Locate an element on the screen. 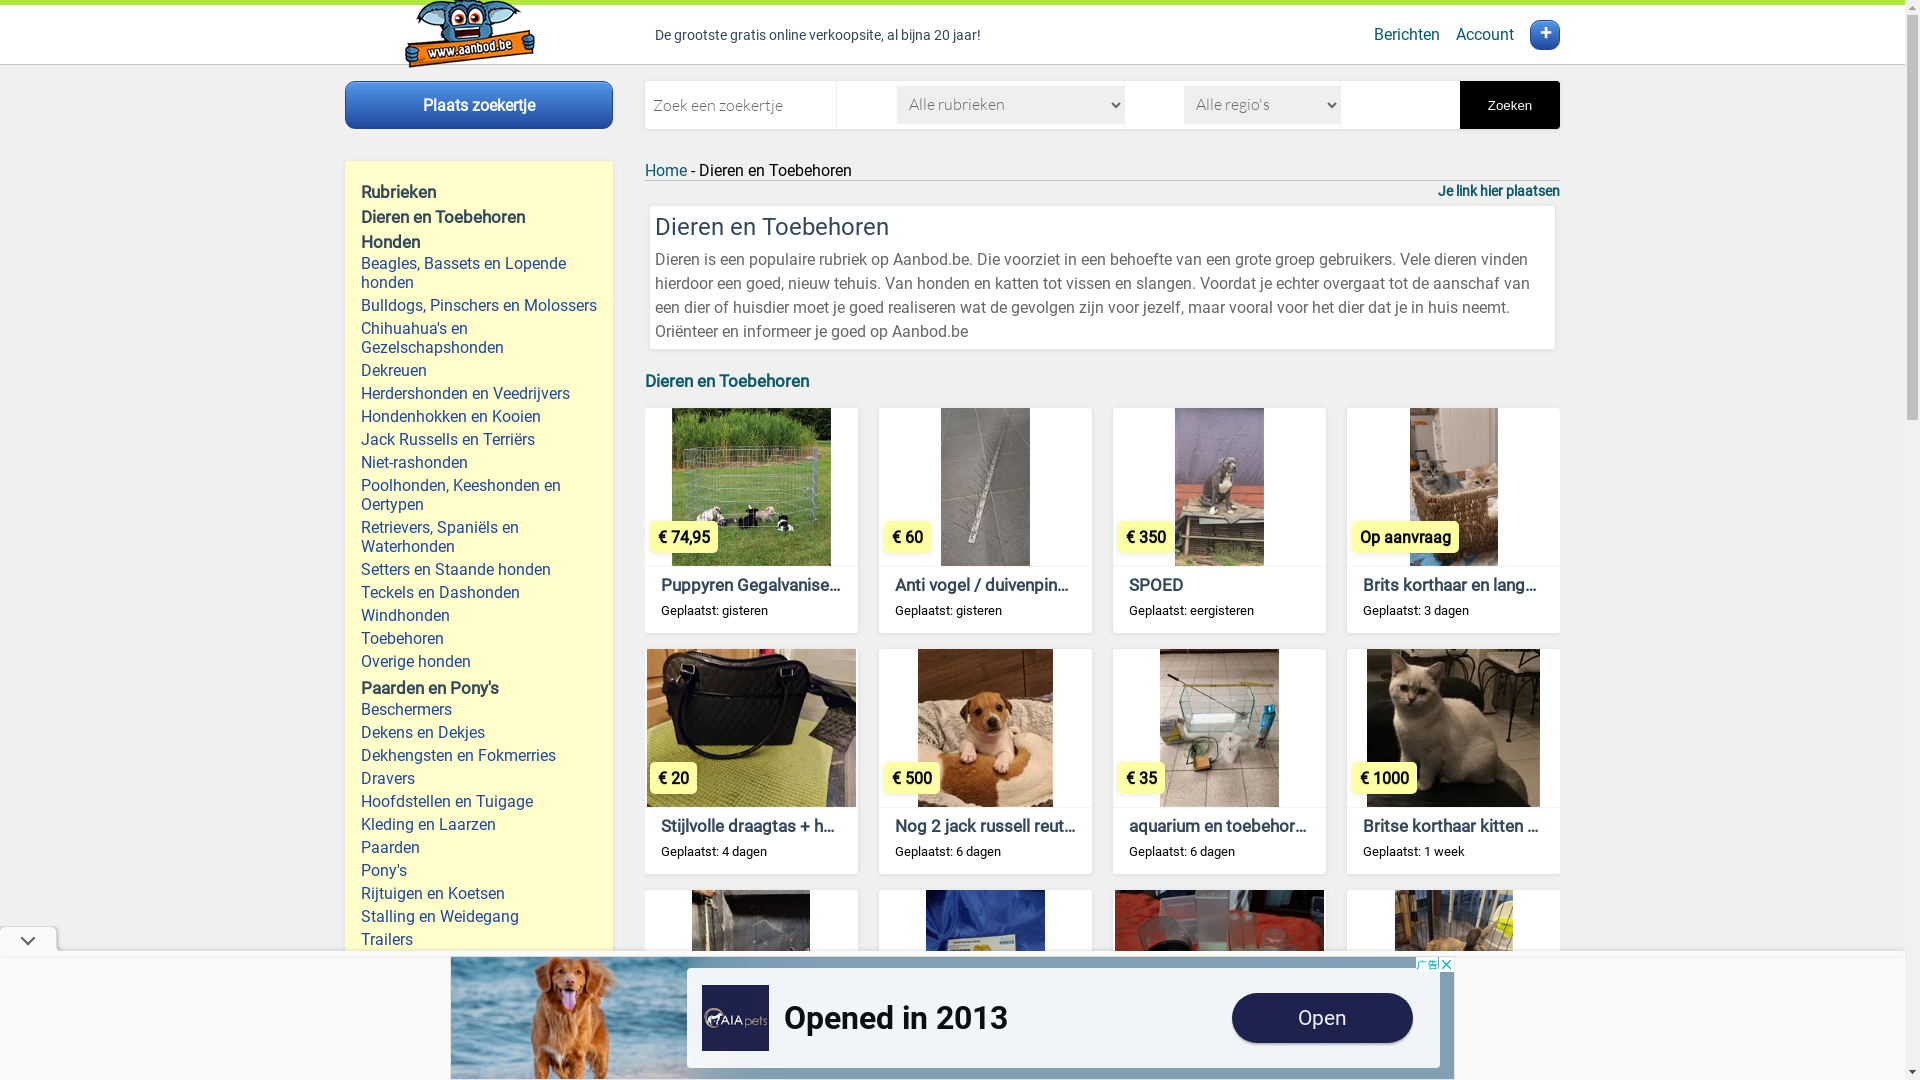 The image size is (1920, 1080). 'Account' is located at coordinates (1484, 34).